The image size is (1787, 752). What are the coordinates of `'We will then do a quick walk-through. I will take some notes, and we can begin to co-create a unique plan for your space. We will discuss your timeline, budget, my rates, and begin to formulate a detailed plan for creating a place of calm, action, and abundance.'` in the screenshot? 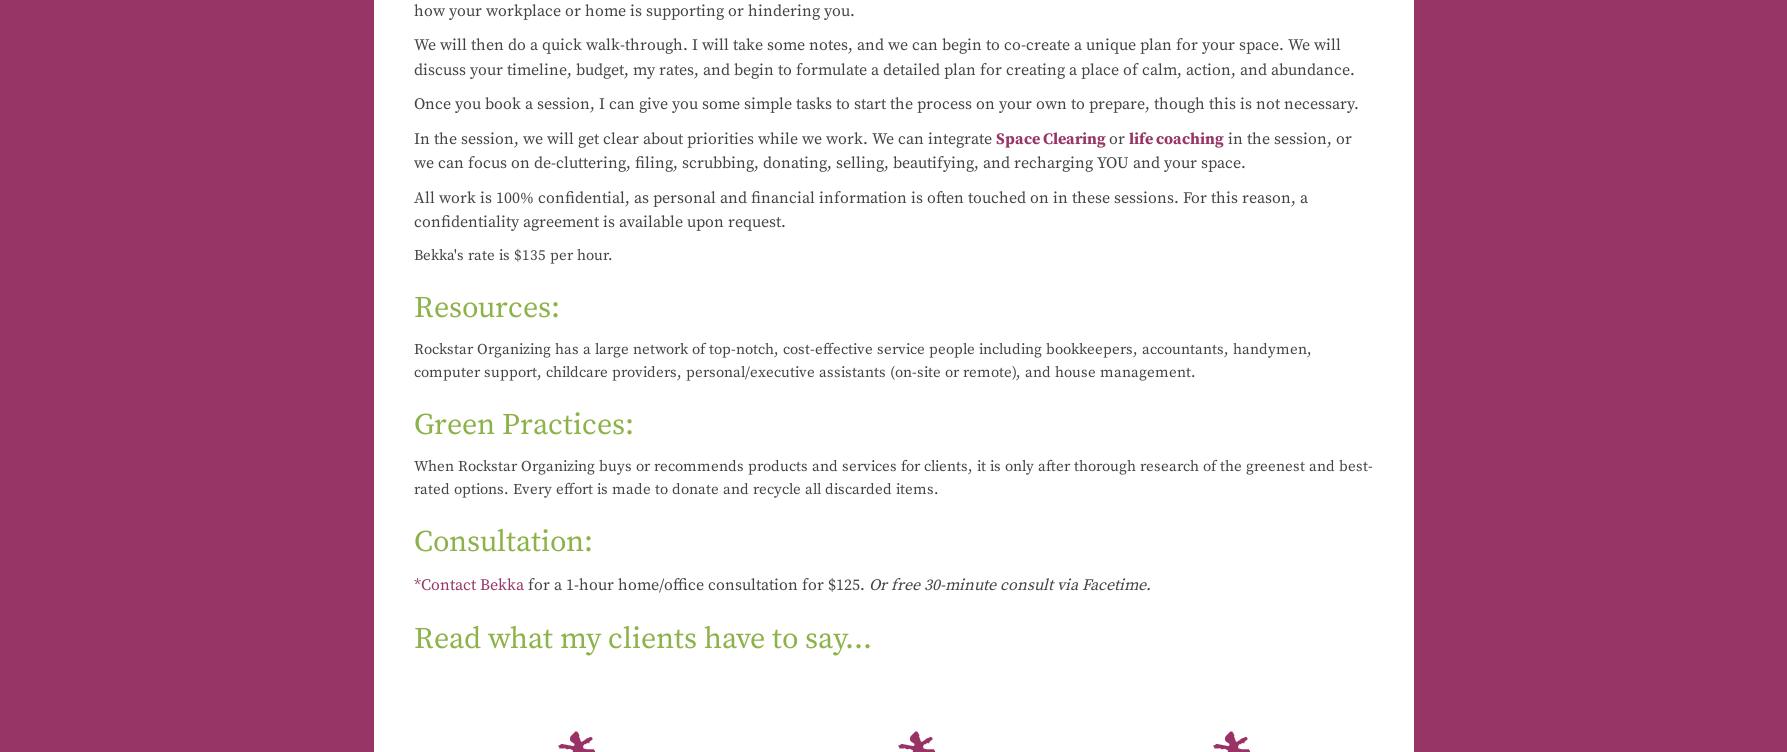 It's located at (412, 57).